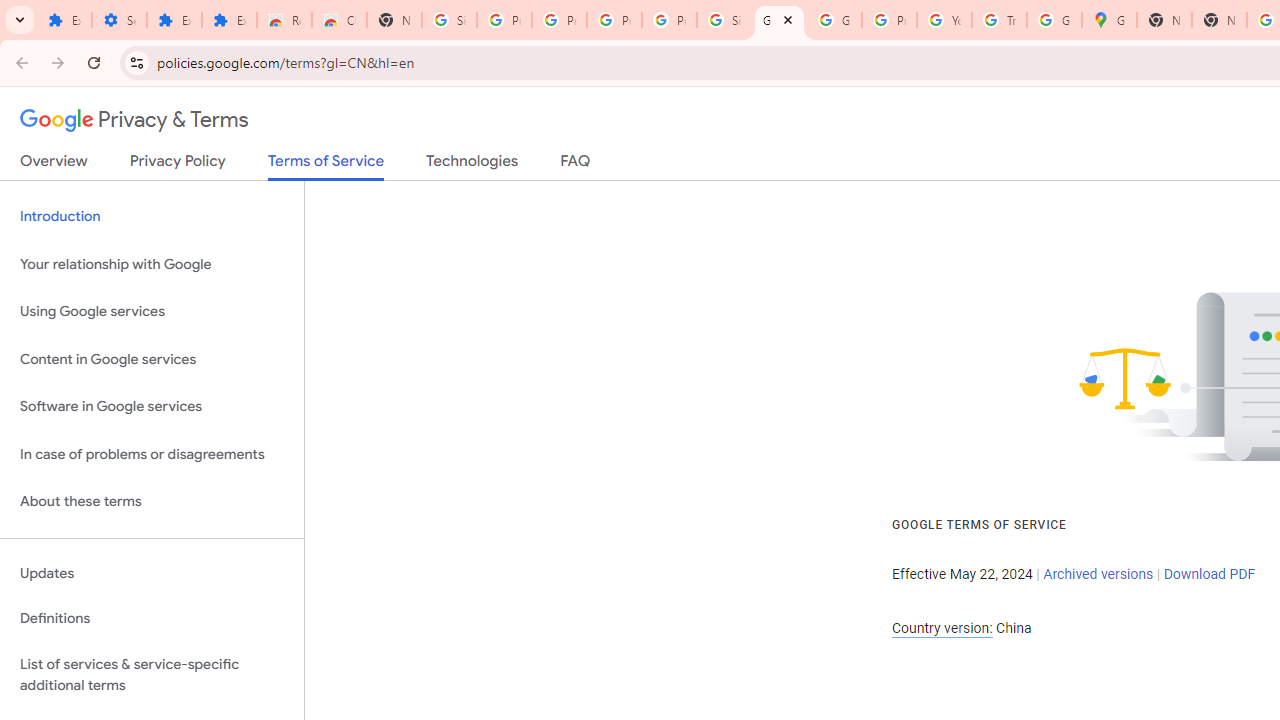  I want to click on 'Google Maps', so click(1108, 20).